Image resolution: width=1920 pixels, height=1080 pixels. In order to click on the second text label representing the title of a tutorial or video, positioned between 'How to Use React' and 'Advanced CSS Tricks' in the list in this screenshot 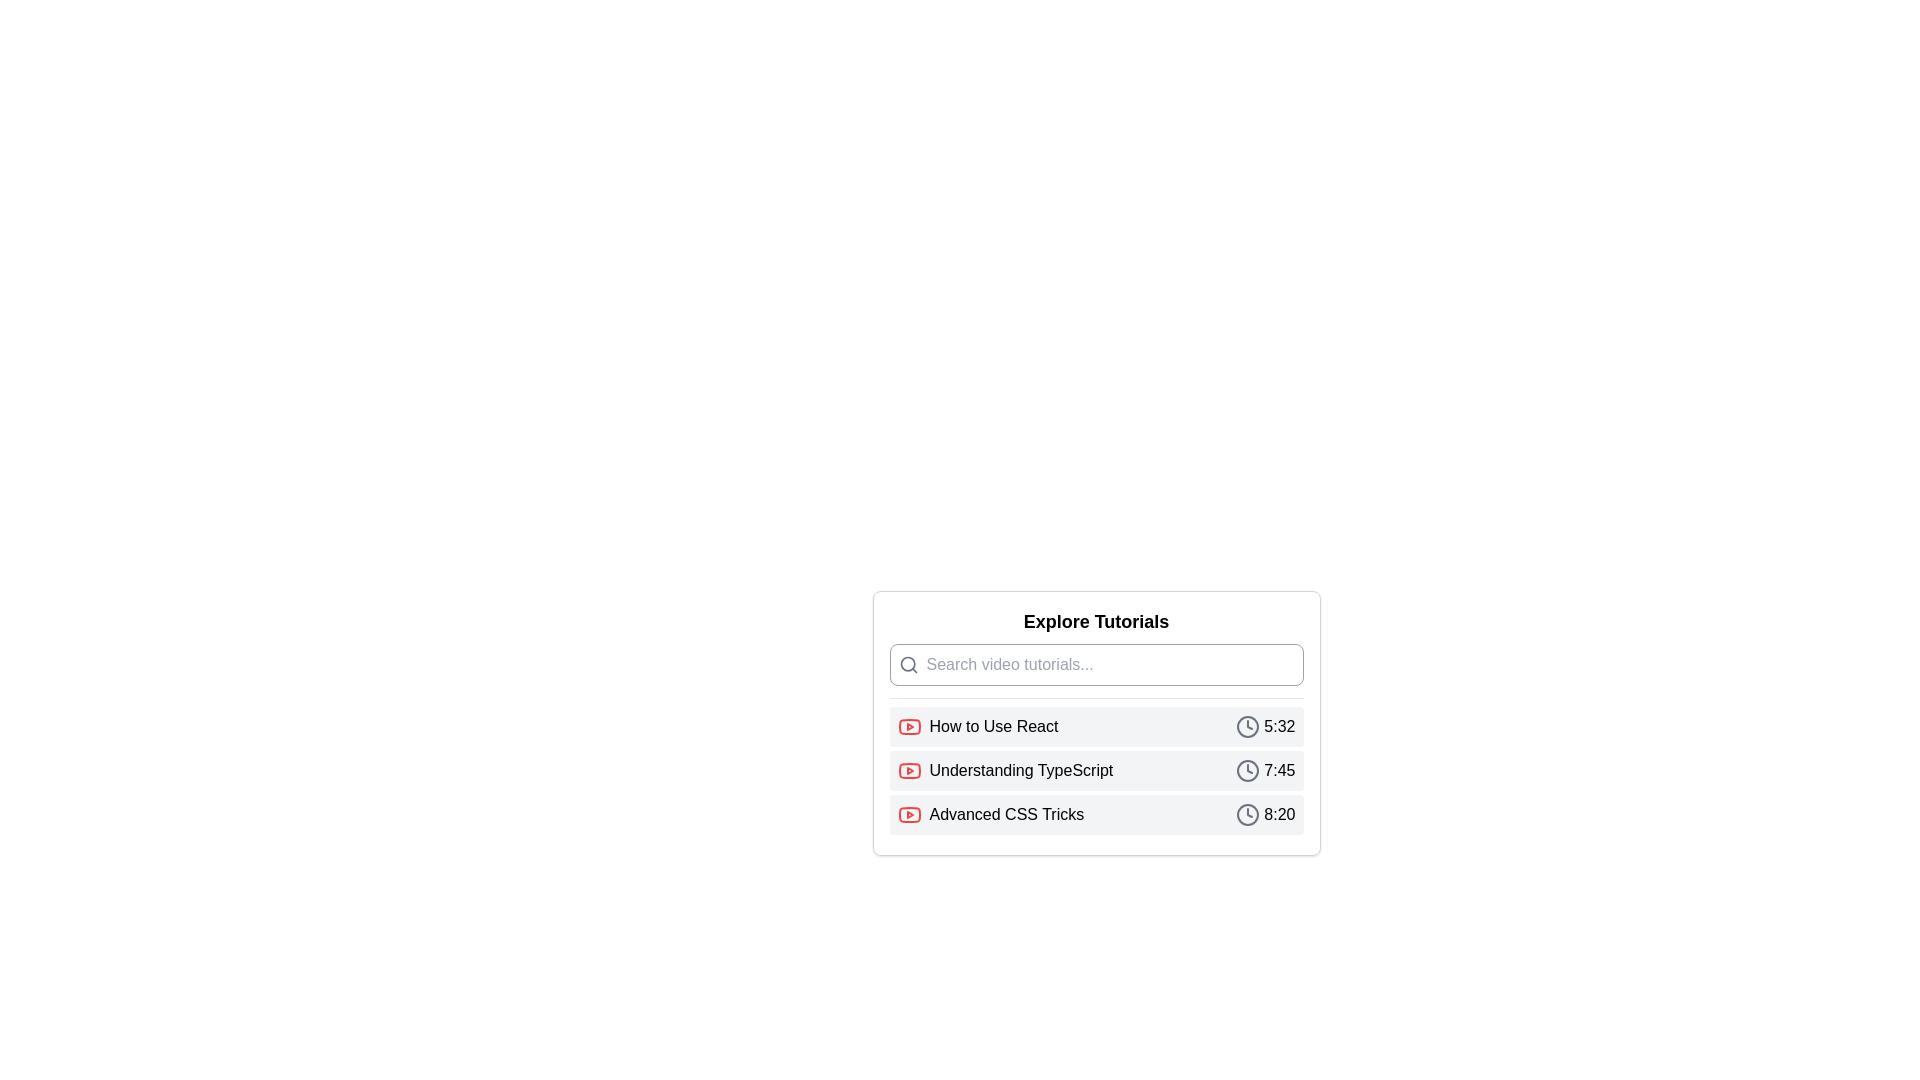, I will do `click(1021, 770)`.